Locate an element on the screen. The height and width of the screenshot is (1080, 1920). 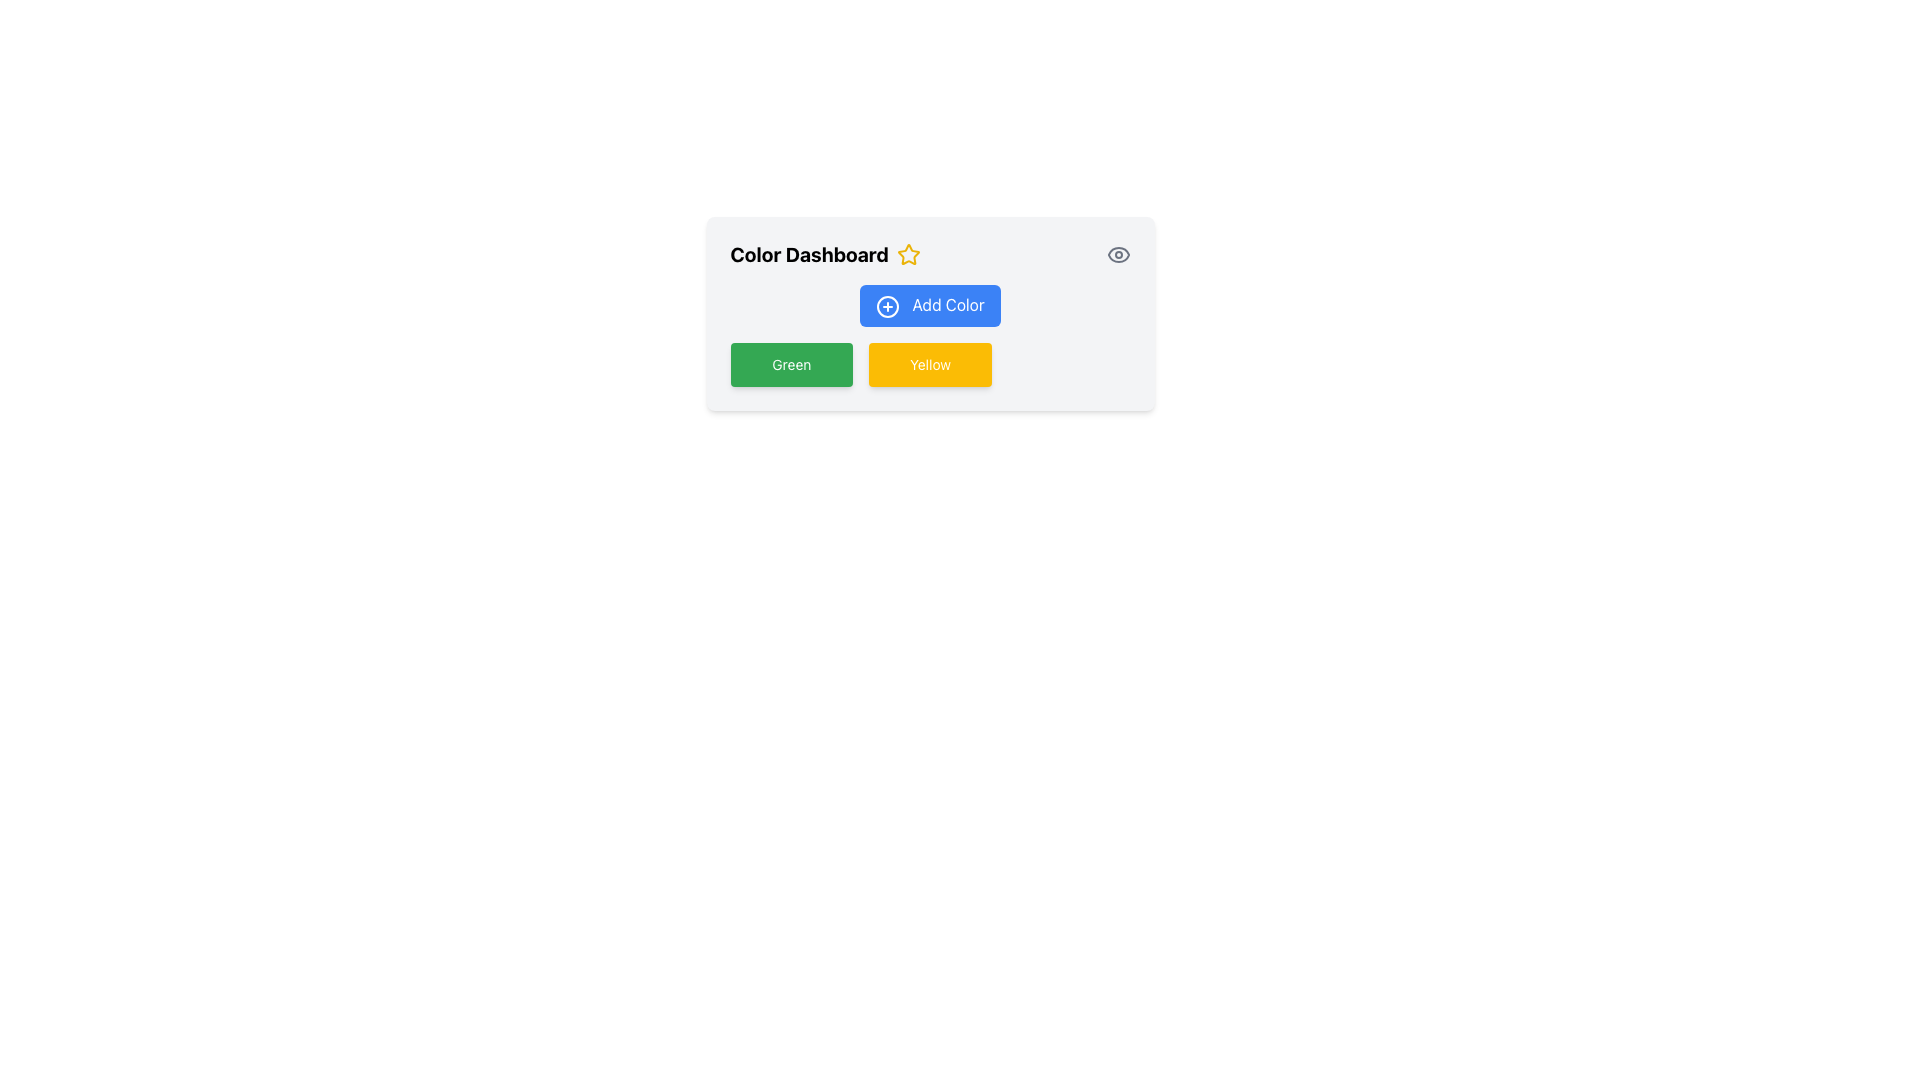
the outer oval shape of the eye icon, which is part of a minimalist design in gray color, located at the top-right corner of the interface is located at coordinates (1117, 253).